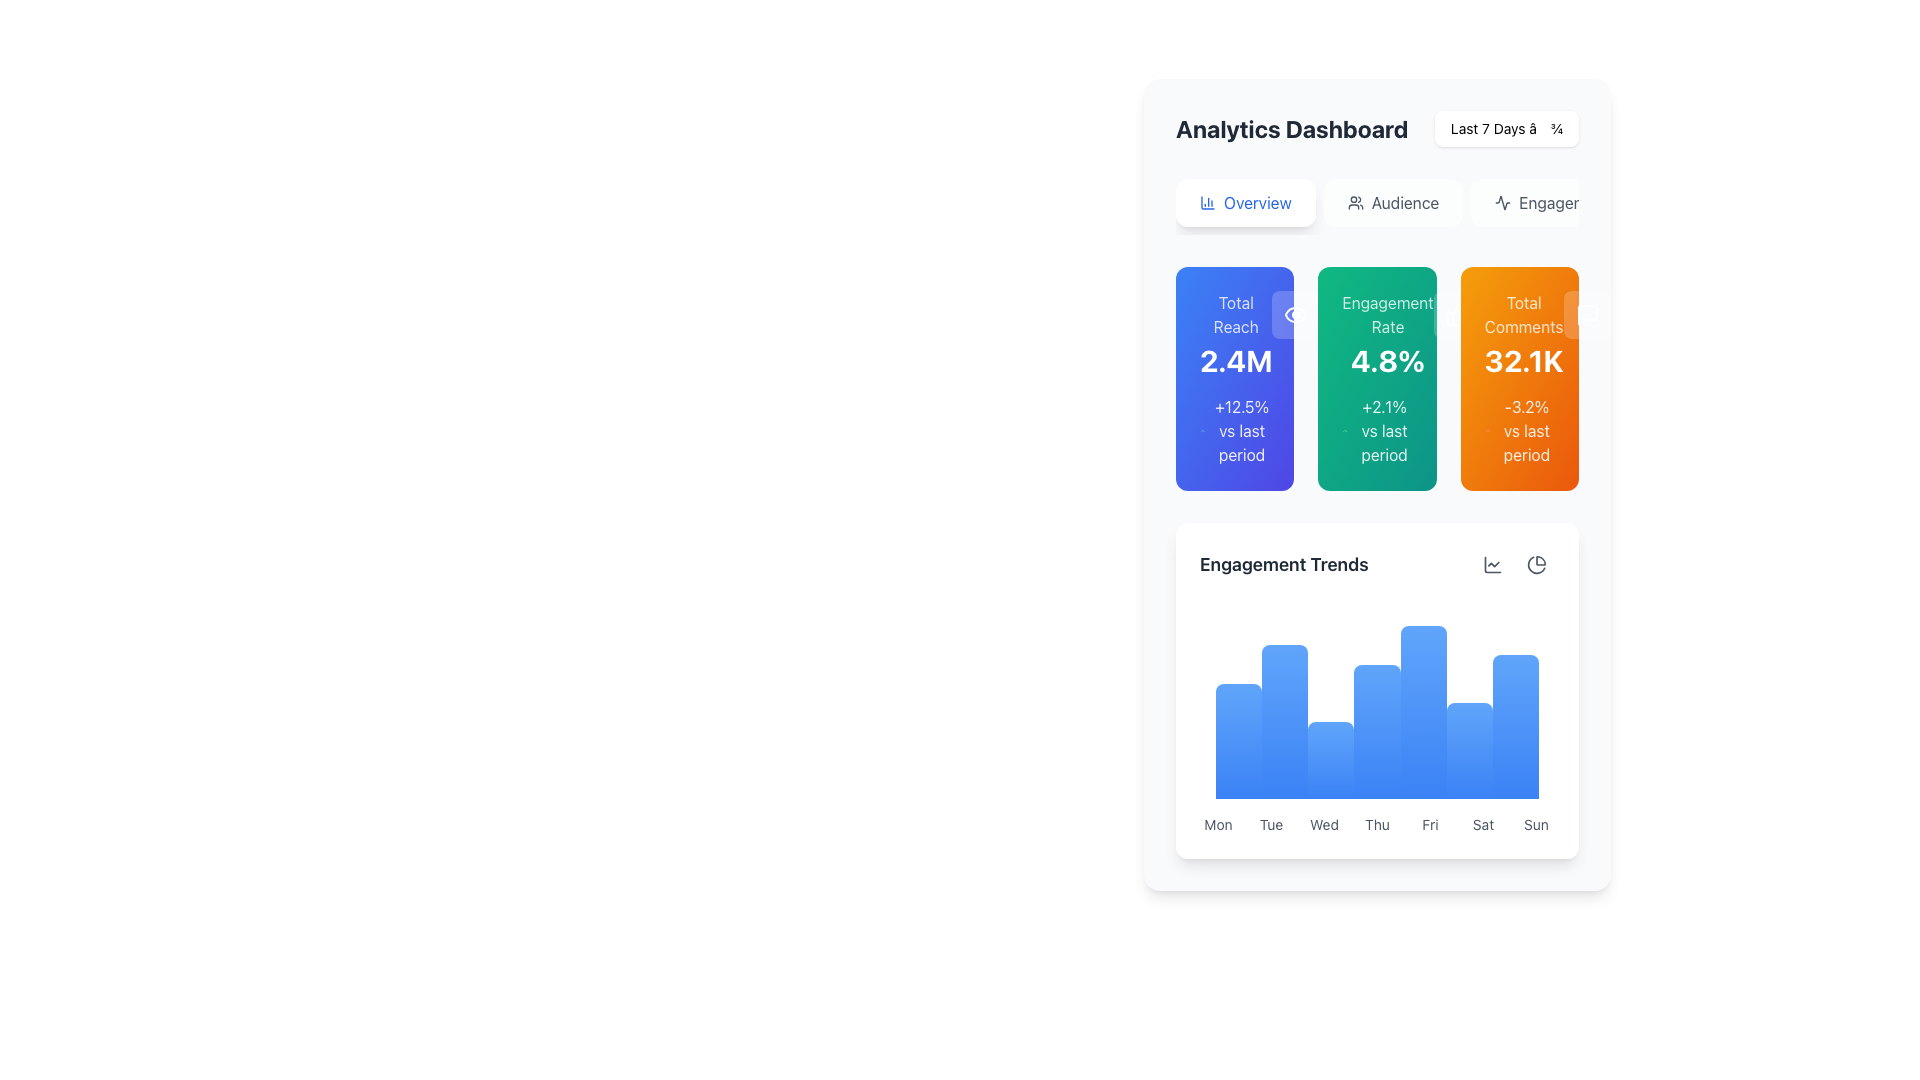  Describe the element at coordinates (1563, 203) in the screenshot. I see `the text label reading 'Engagement' located in the top-right corner of the 'Analytics Dashboard' section` at that location.